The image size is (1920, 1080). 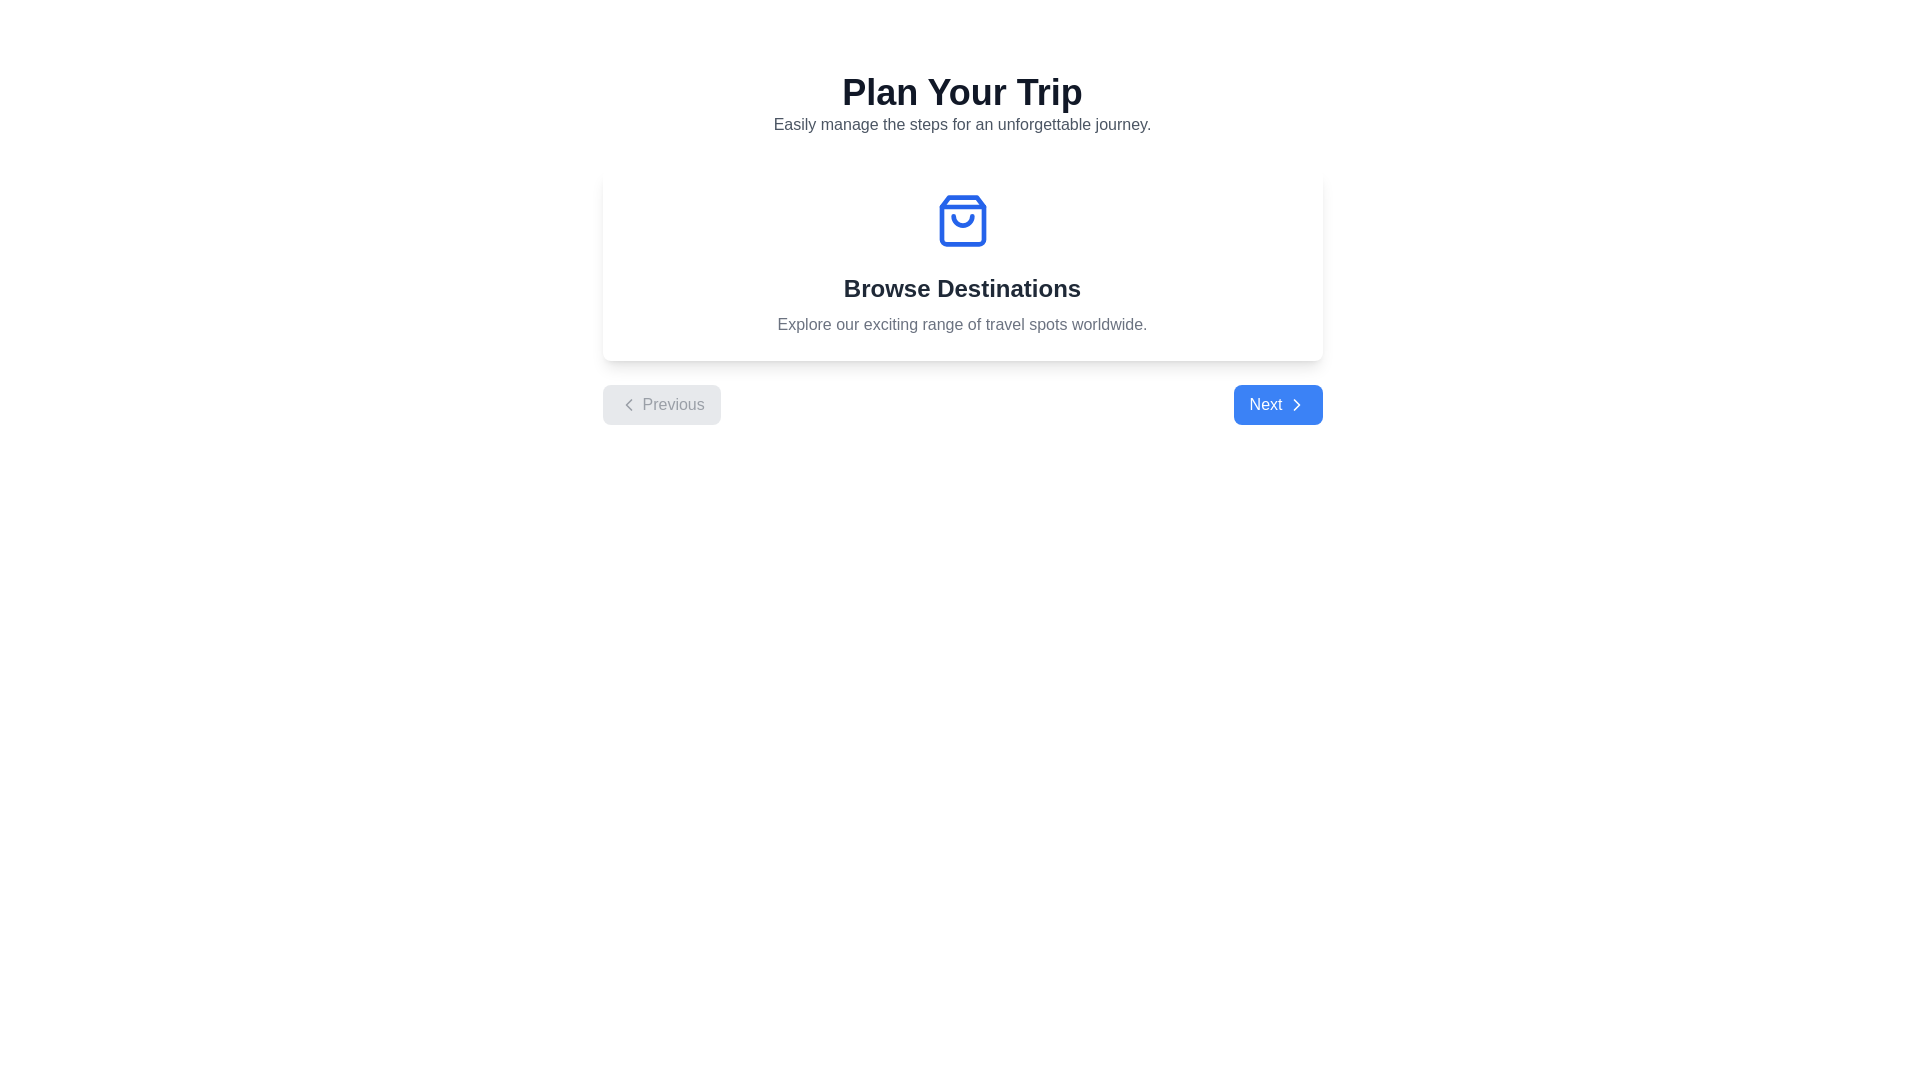 I want to click on the 'Previous' icon to read the associated tooltip, so click(x=627, y=405).